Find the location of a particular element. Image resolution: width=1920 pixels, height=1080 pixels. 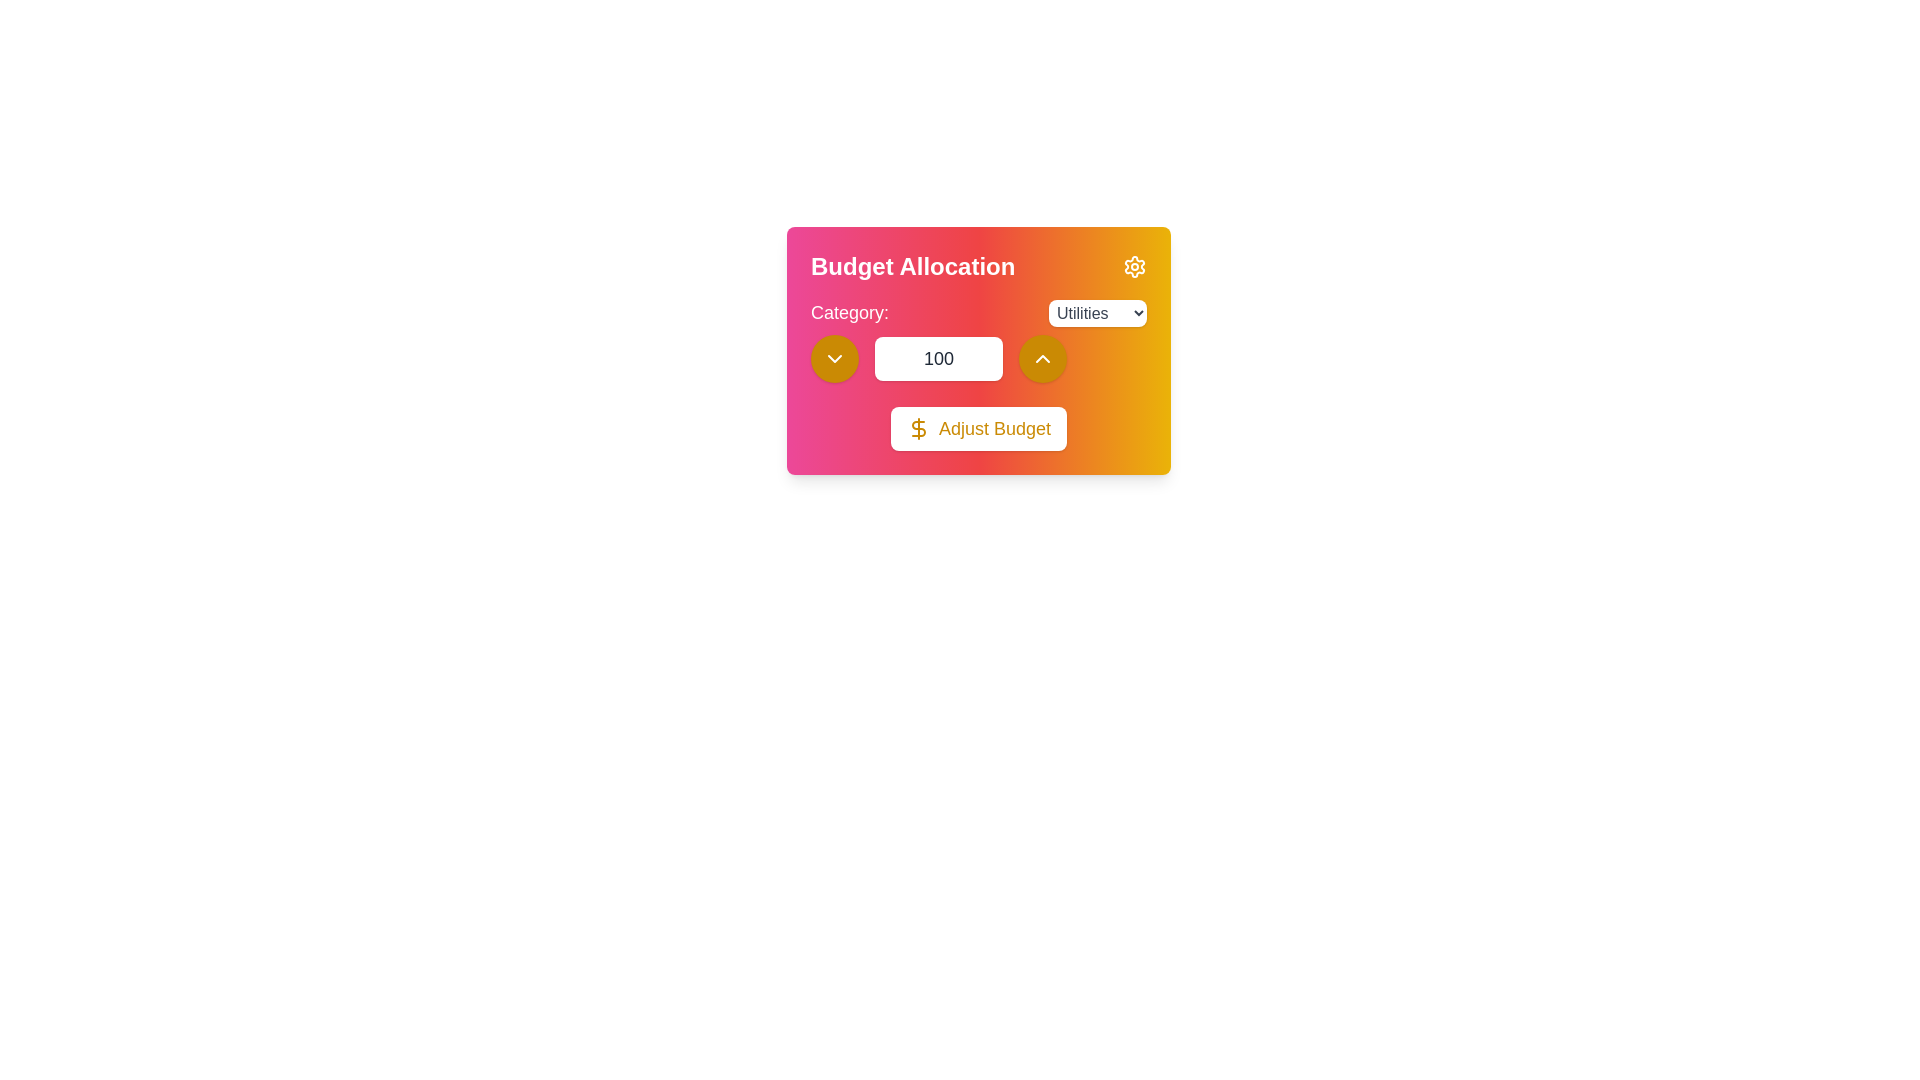

the increment button, represented by an arrow icon, located adjacent to the numeric input field labeled '100' in the bottom right section of the 'Budget Allocation' card to increase the numeric value is located at coordinates (1041, 357).